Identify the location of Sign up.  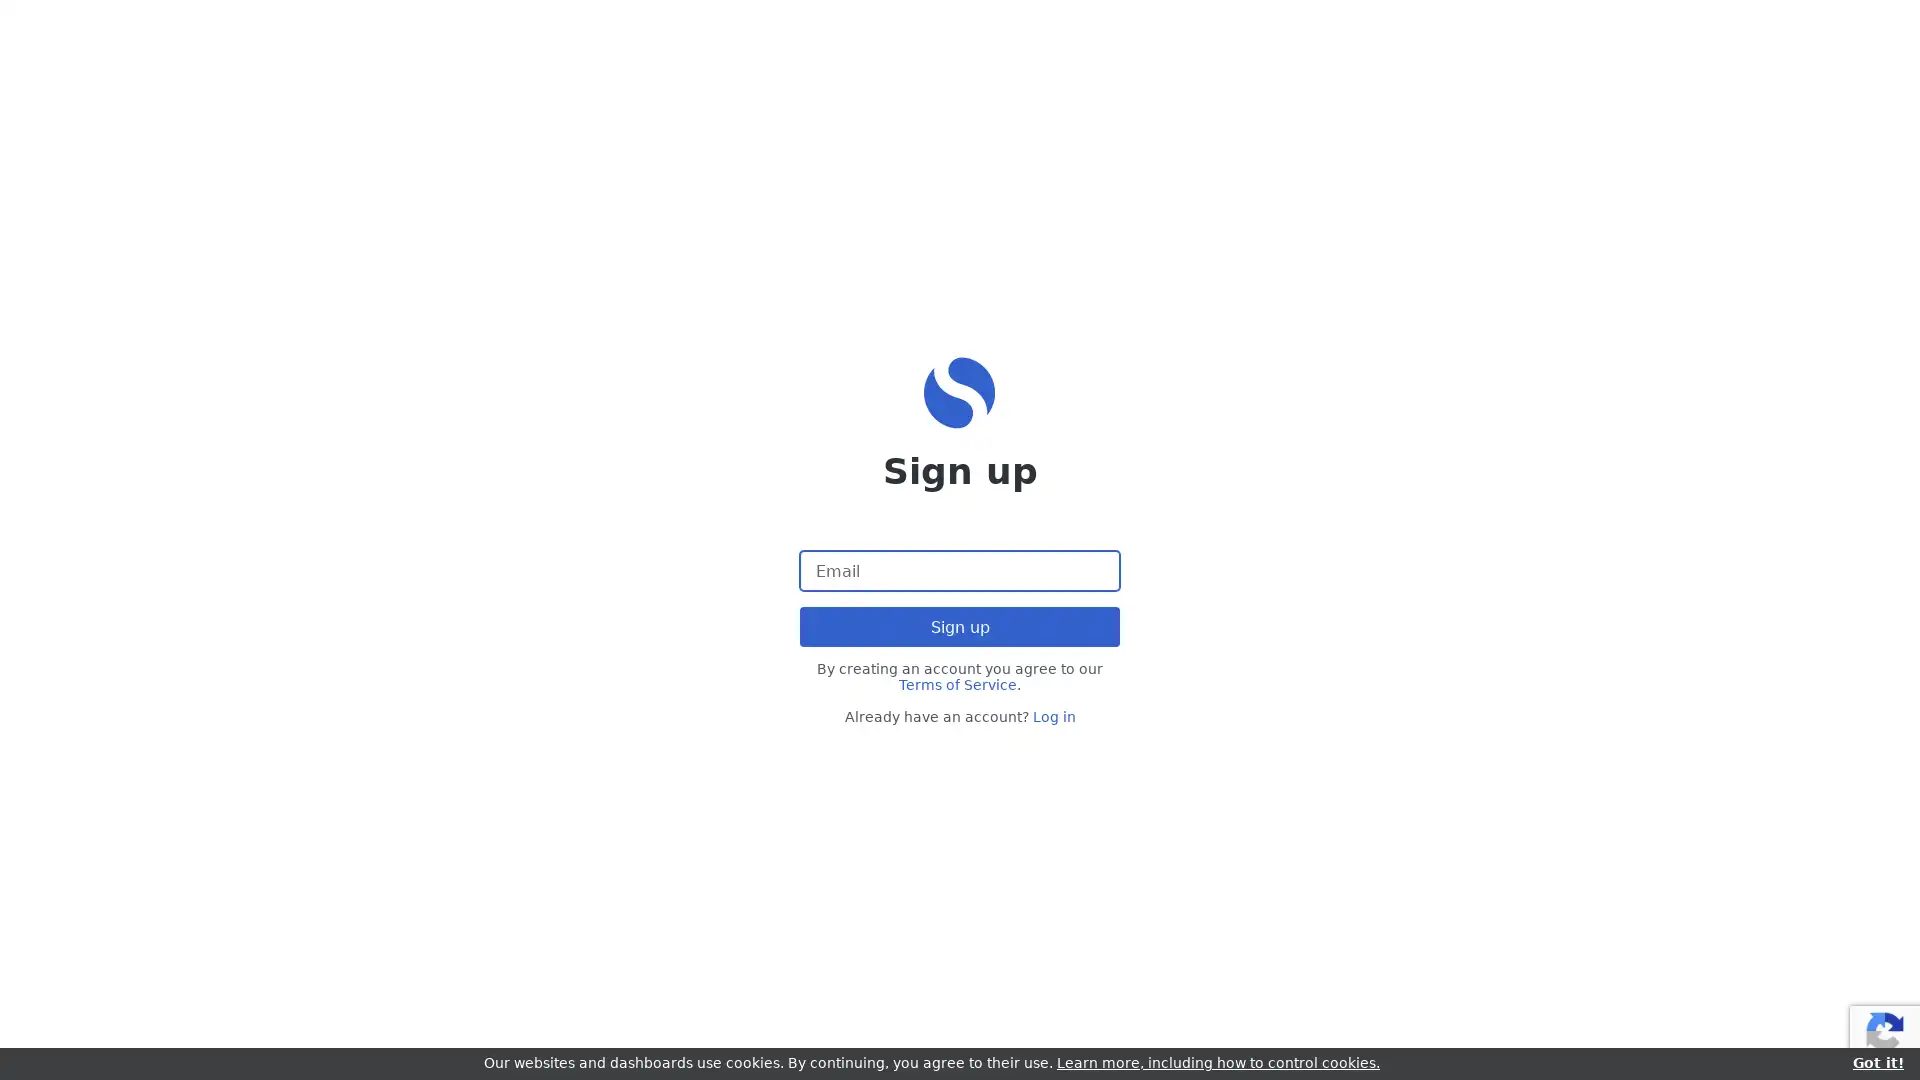
(960, 626).